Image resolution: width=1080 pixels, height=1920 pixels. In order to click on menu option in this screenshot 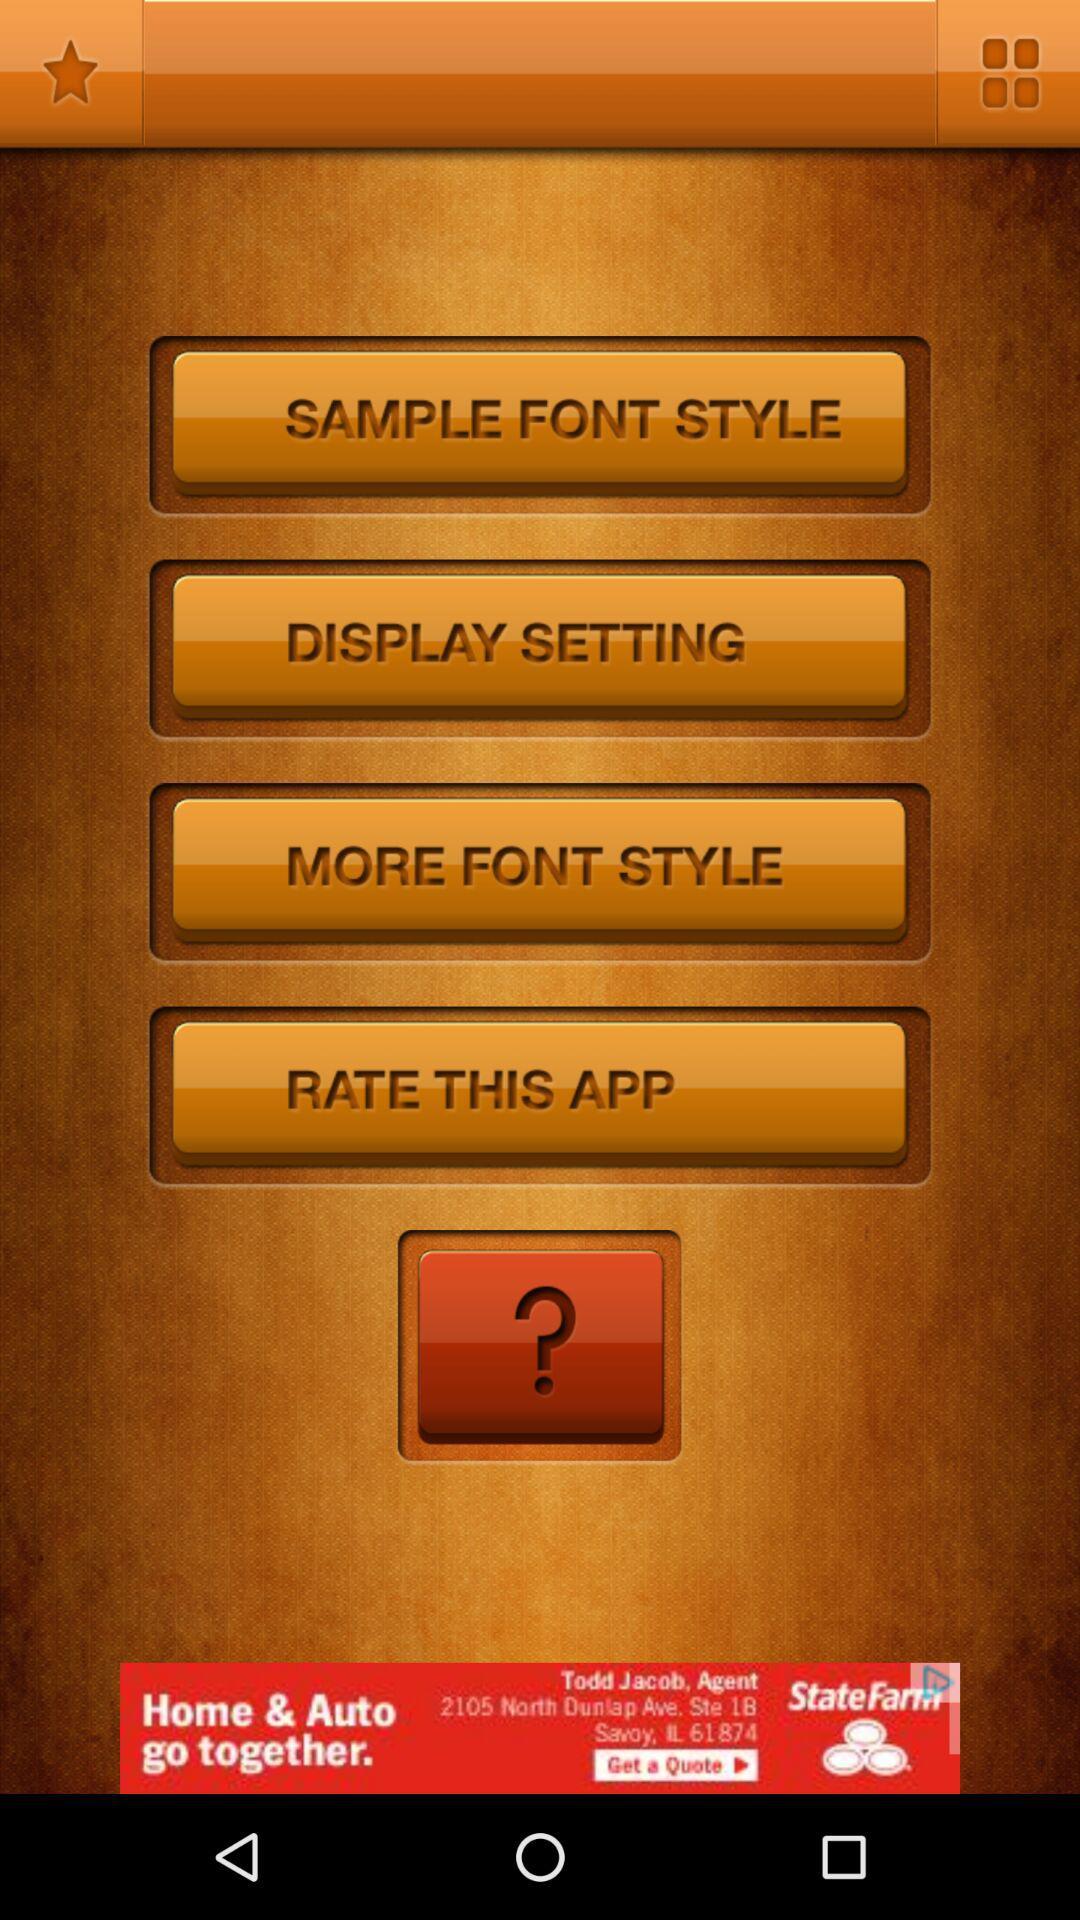, I will do `click(1007, 72)`.